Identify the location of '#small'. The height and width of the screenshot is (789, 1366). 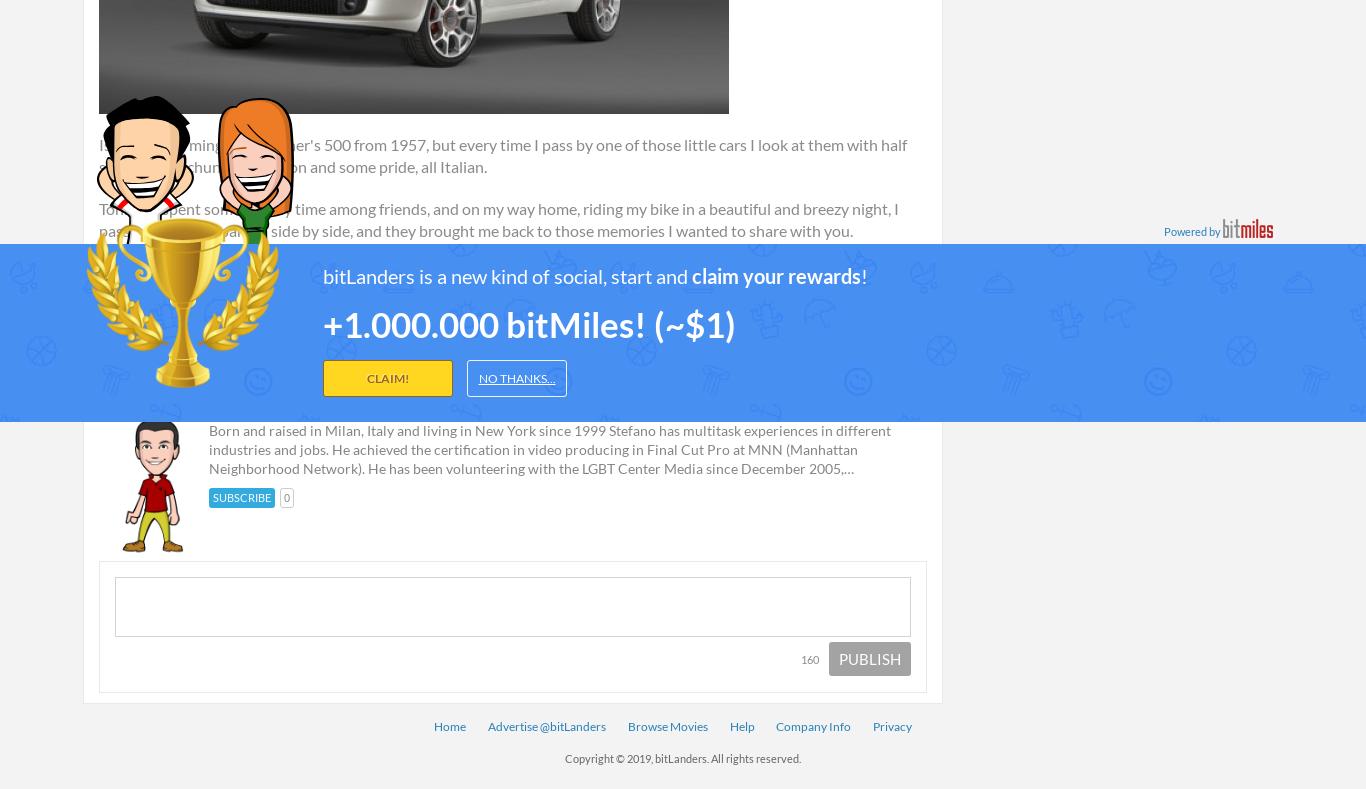
(472, 291).